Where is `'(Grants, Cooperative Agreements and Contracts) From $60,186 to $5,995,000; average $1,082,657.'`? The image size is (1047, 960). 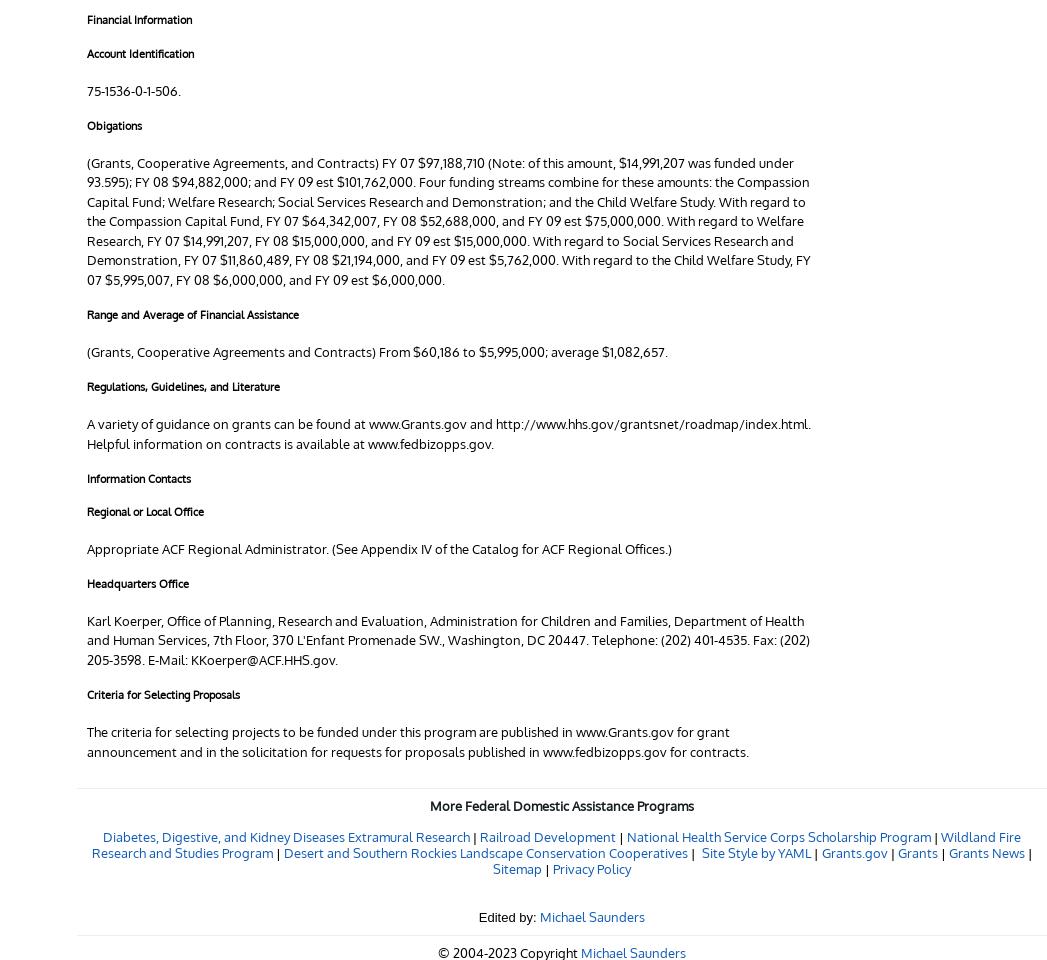 '(Grants, Cooperative Agreements and Contracts) From $60,186 to $5,995,000; average $1,082,657.' is located at coordinates (377, 350).